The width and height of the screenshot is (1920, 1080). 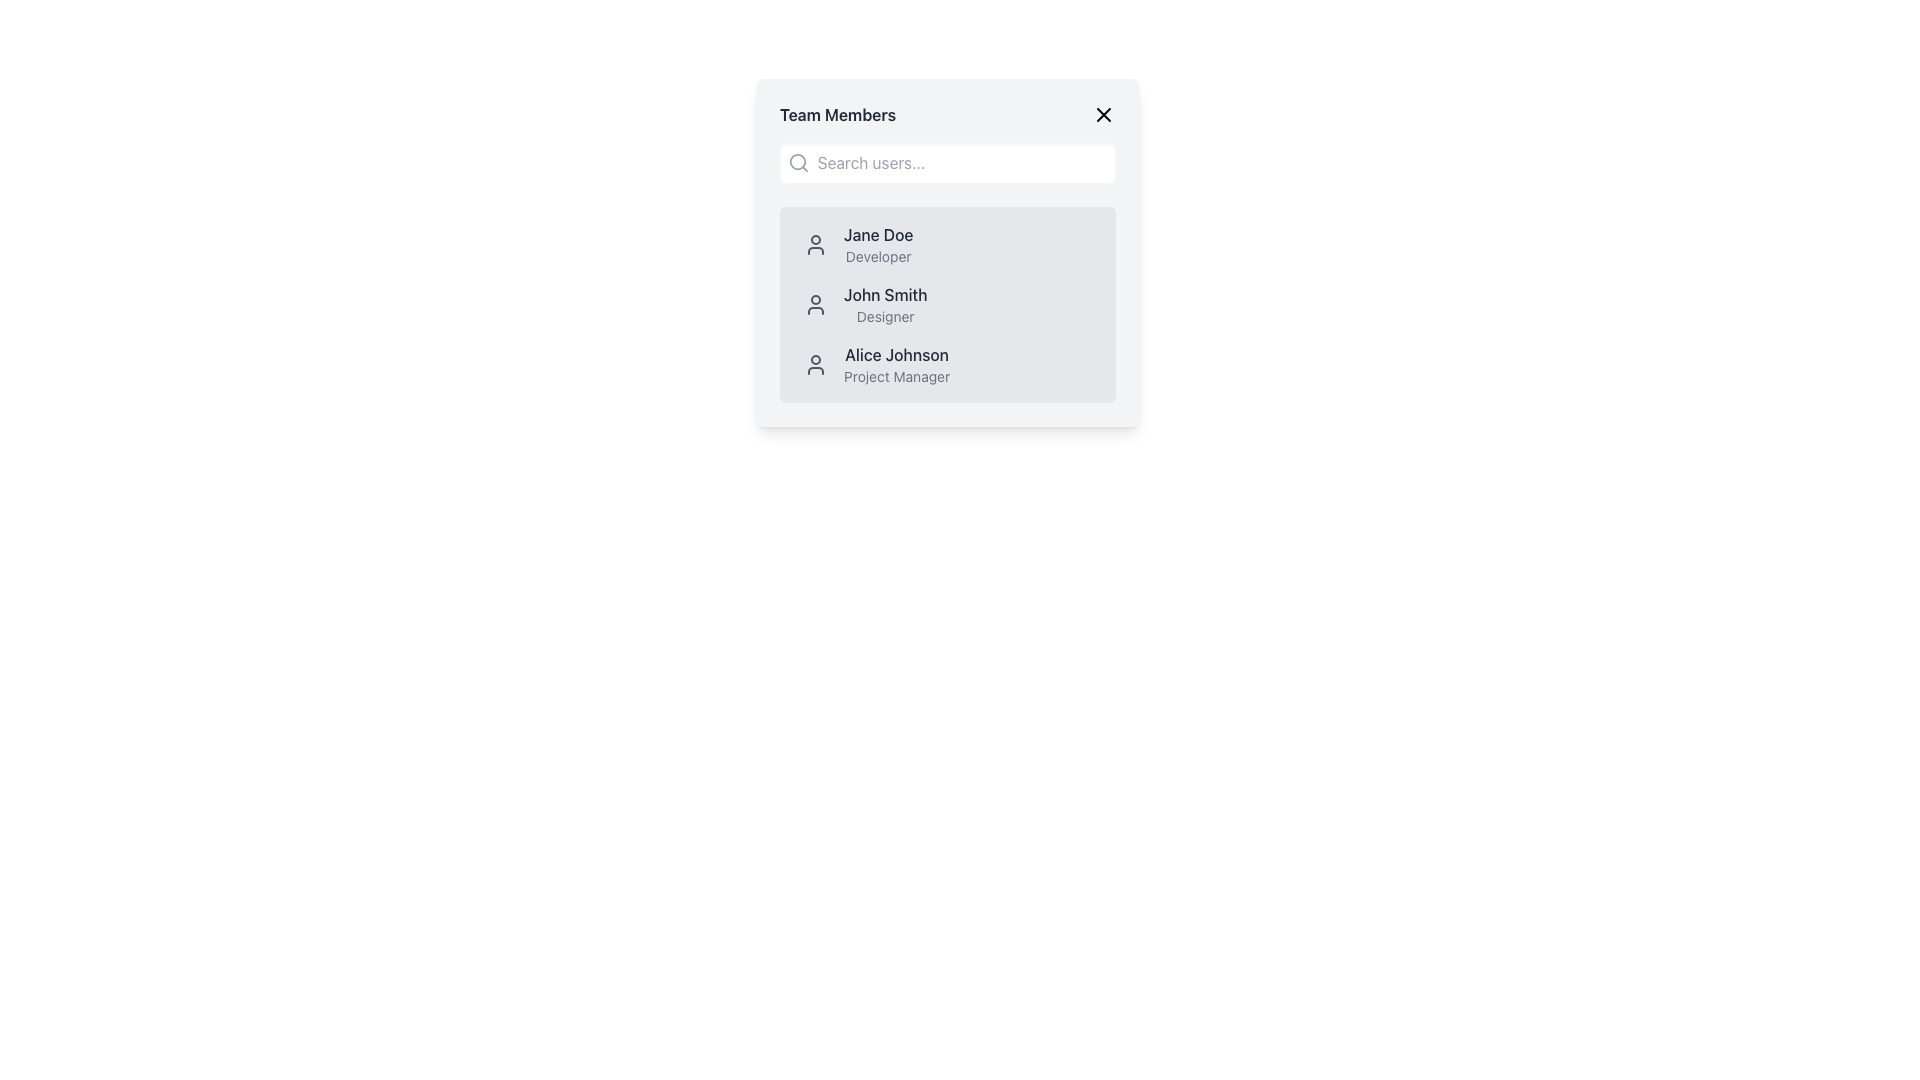 What do you see at coordinates (884, 315) in the screenshot?
I see `informational text label indicating the role or position of 'John Smith' in the profile card, located below the name text and aligned to its left edge` at bounding box center [884, 315].